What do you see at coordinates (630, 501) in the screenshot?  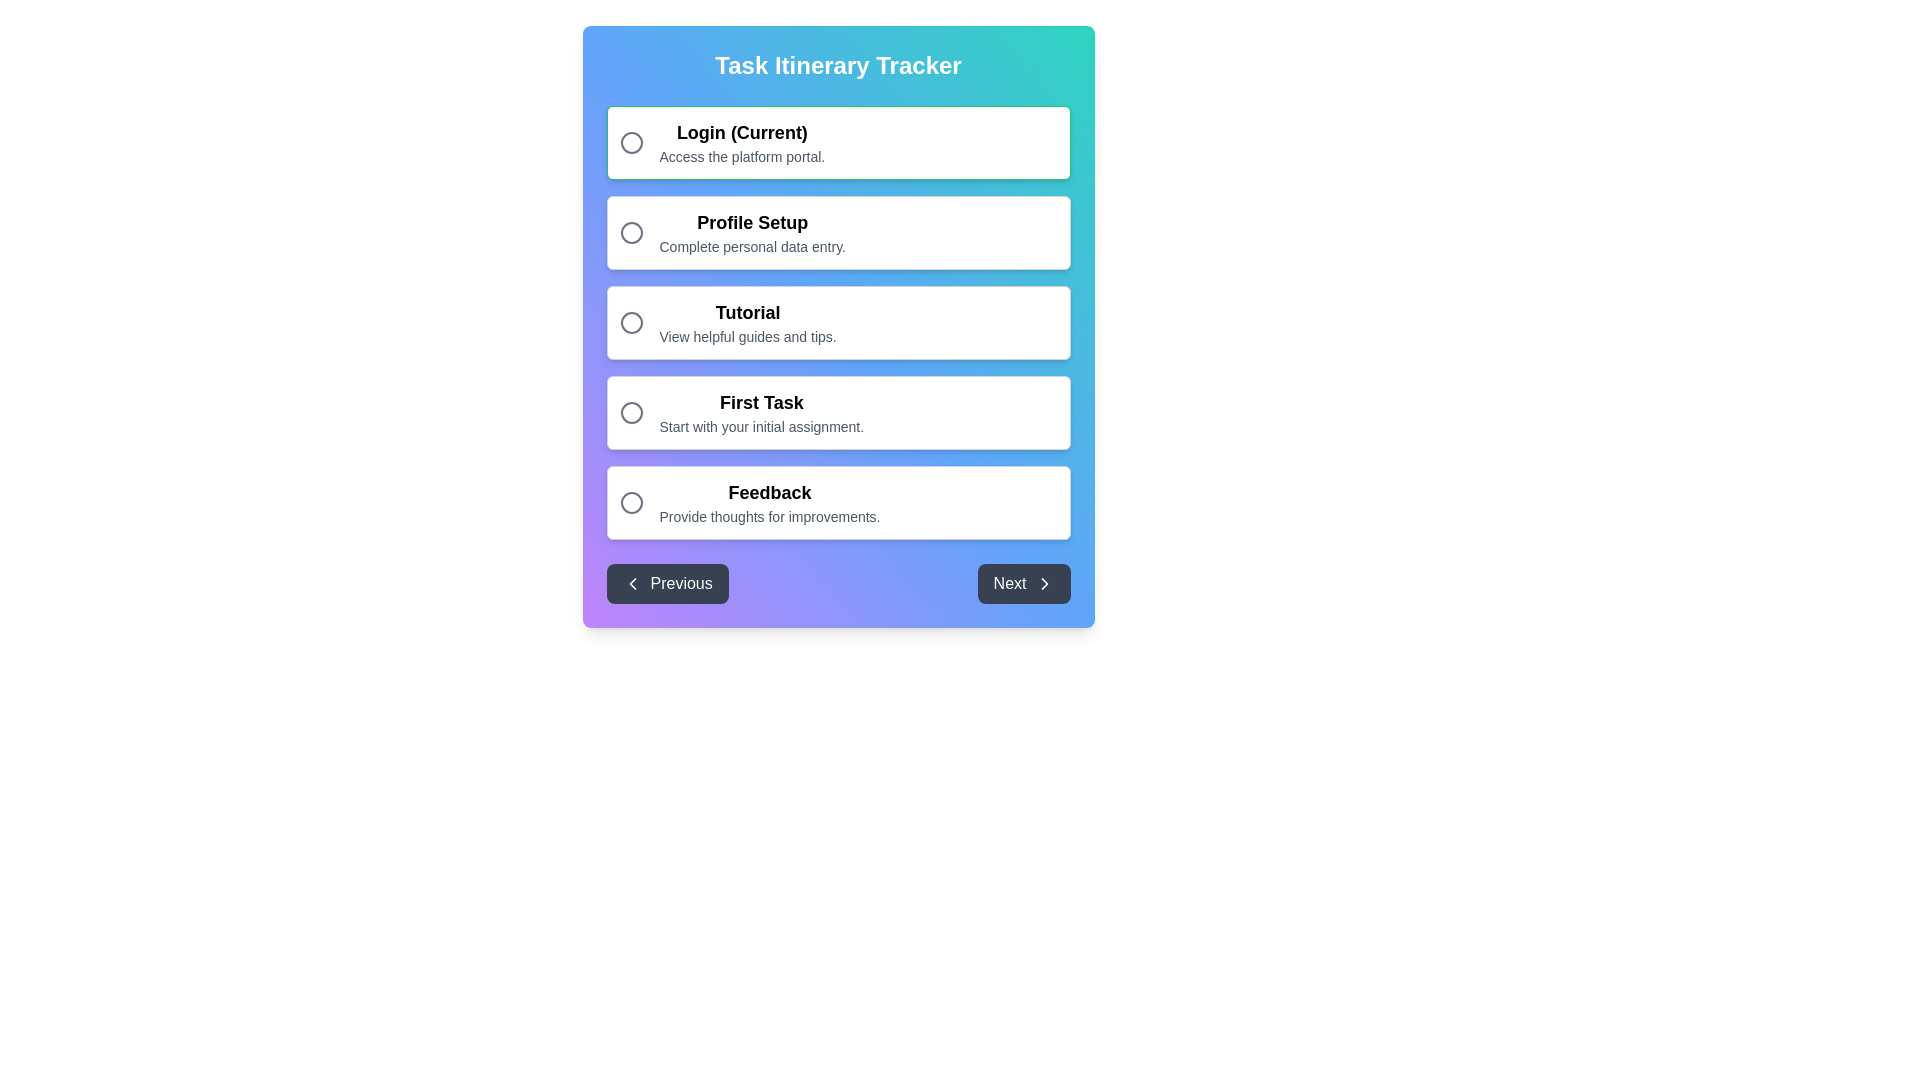 I see `the gray circular SVG icon with a stroke-width of 2 located to the immediate left of the title 'Feedback'` at bounding box center [630, 501].